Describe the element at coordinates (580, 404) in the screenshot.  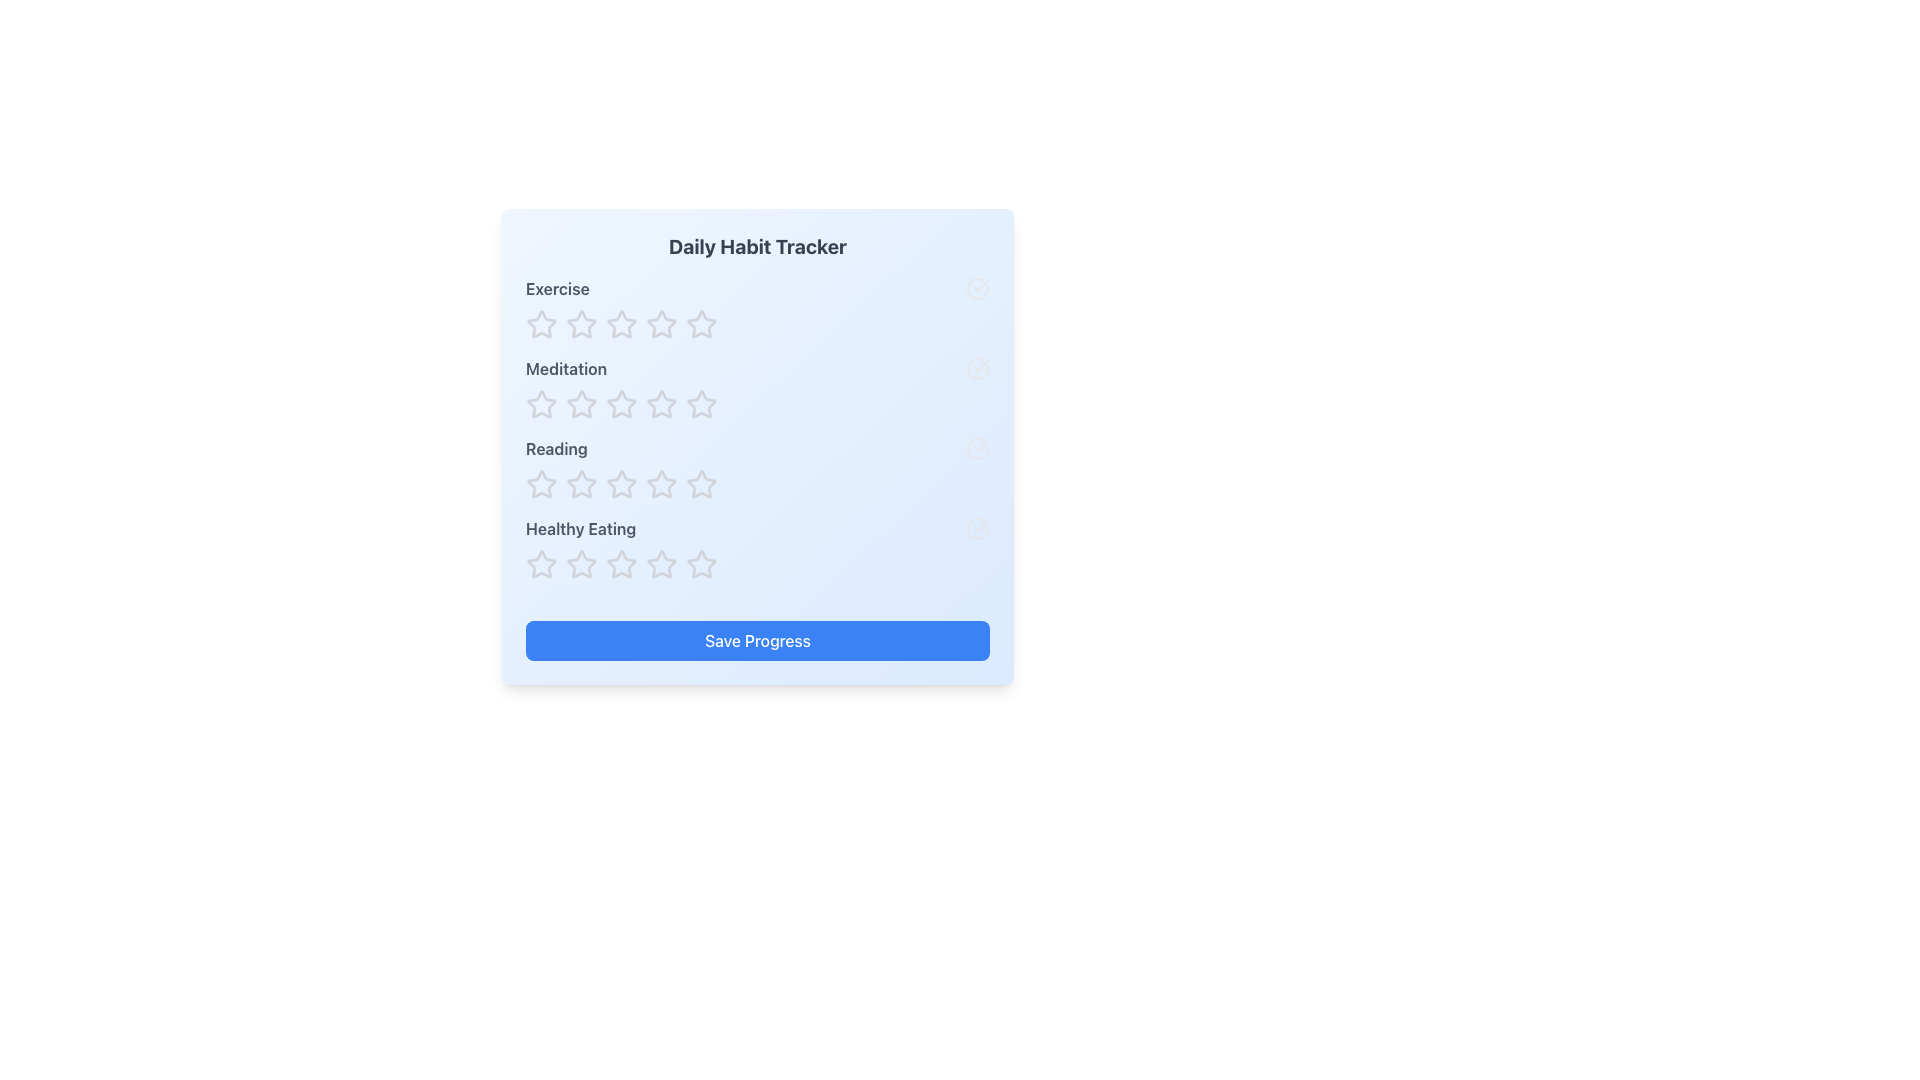
I see `the first star icon in the second row of the 'Daily Habit Tracker' under the 'Meditation' category` at that location.